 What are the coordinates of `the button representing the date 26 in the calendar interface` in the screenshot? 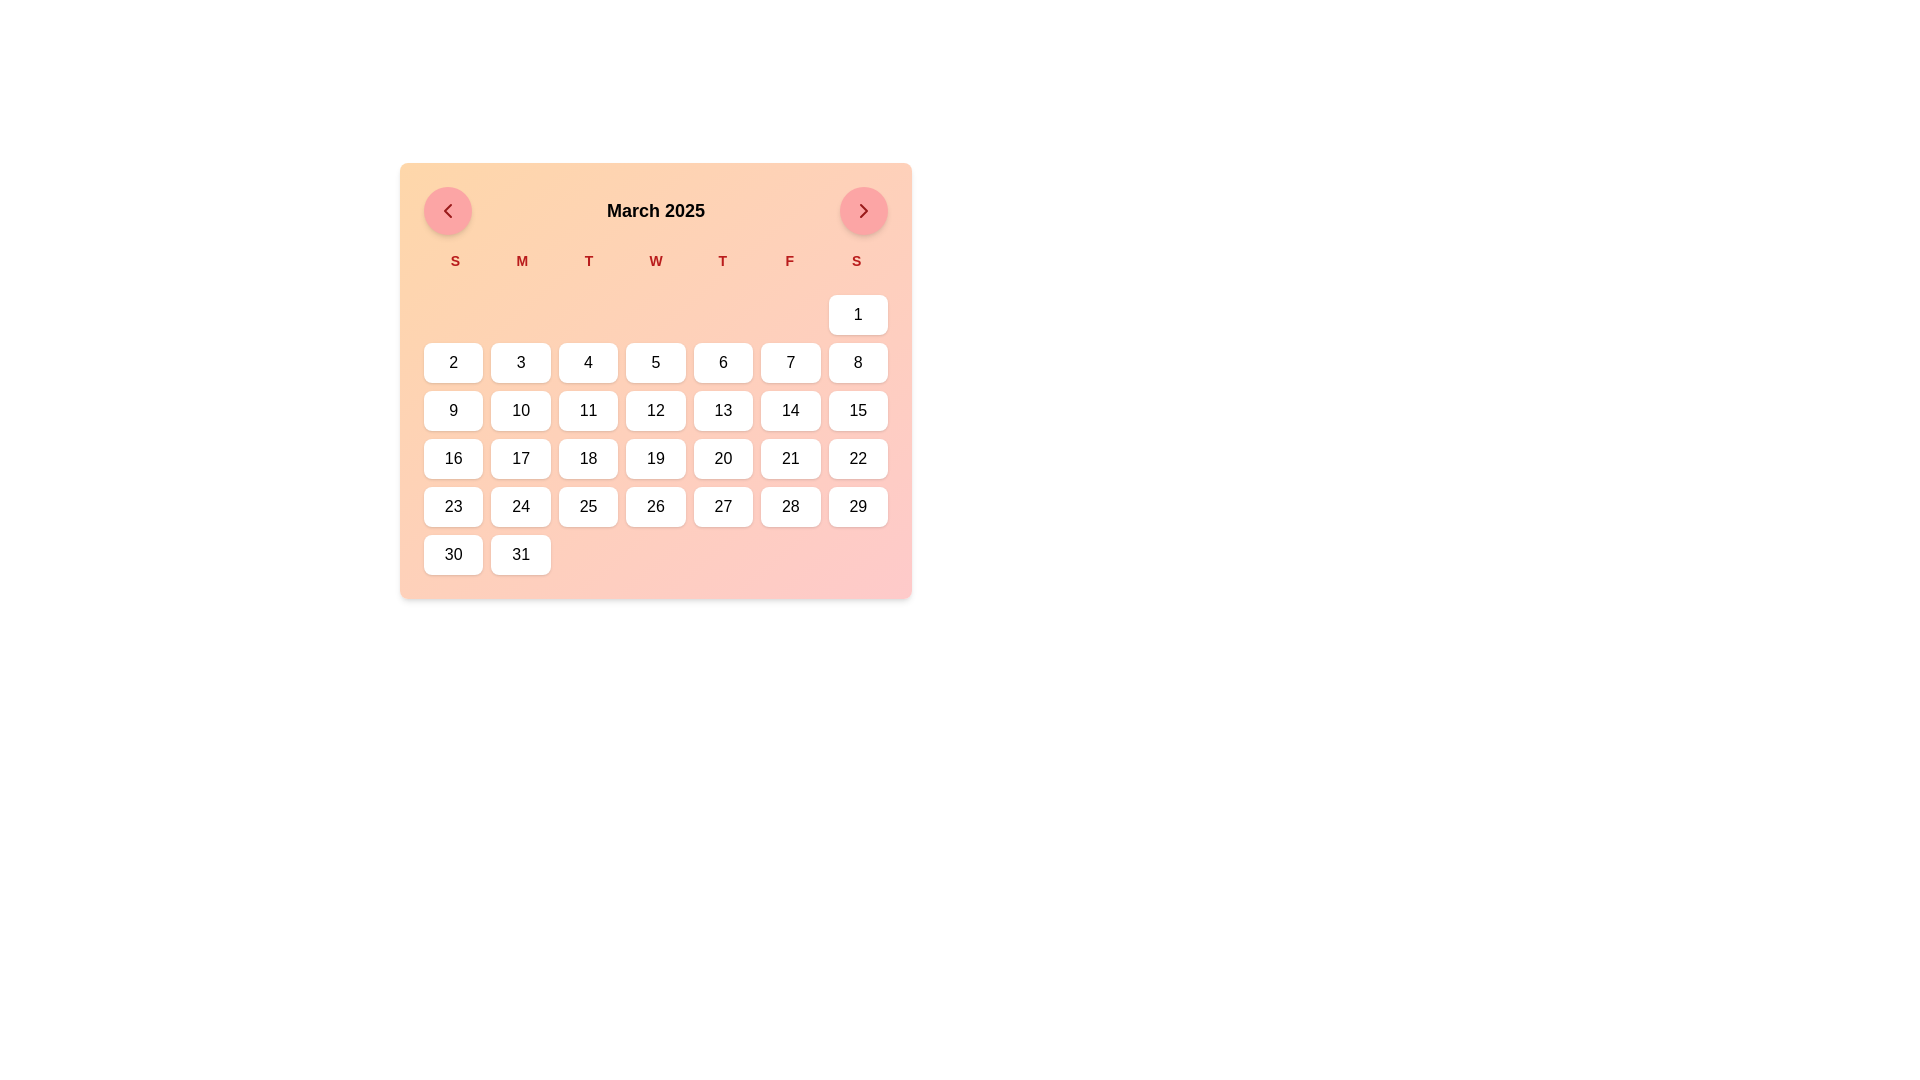 It's located at (656, 505).